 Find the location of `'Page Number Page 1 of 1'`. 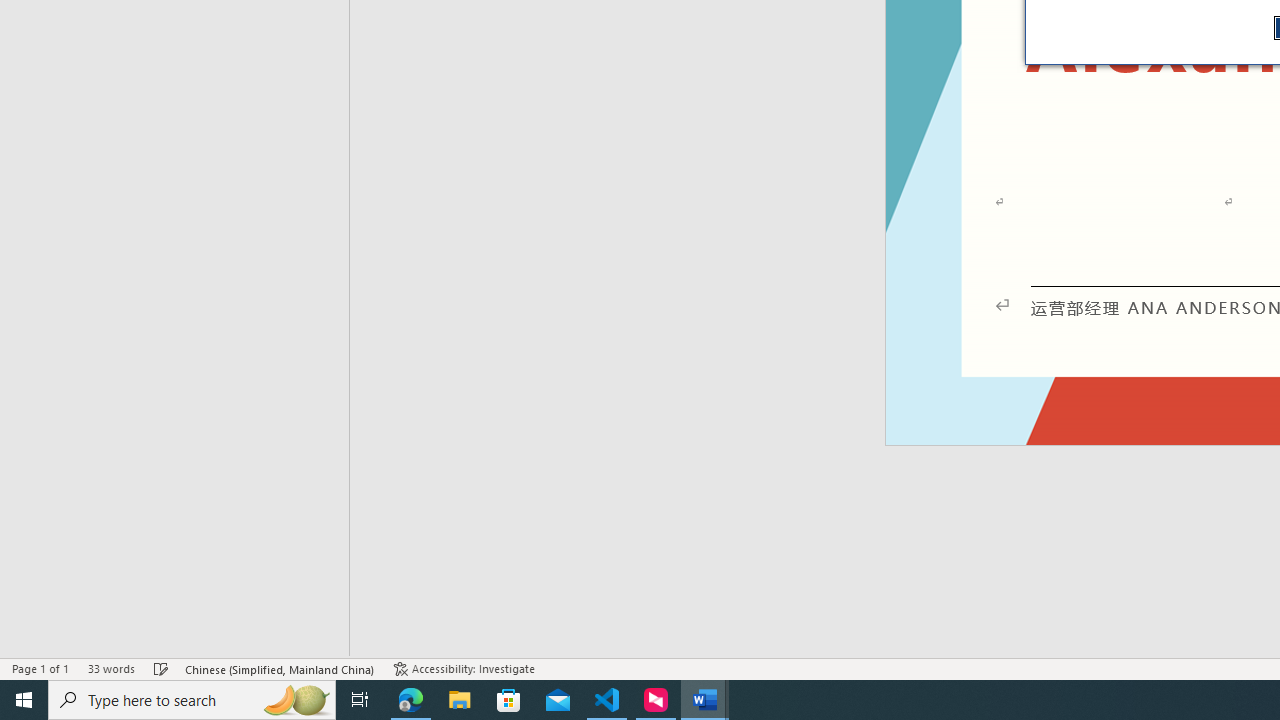

'Page Number Page 1 of 1' is located at coordinates (40, 669).